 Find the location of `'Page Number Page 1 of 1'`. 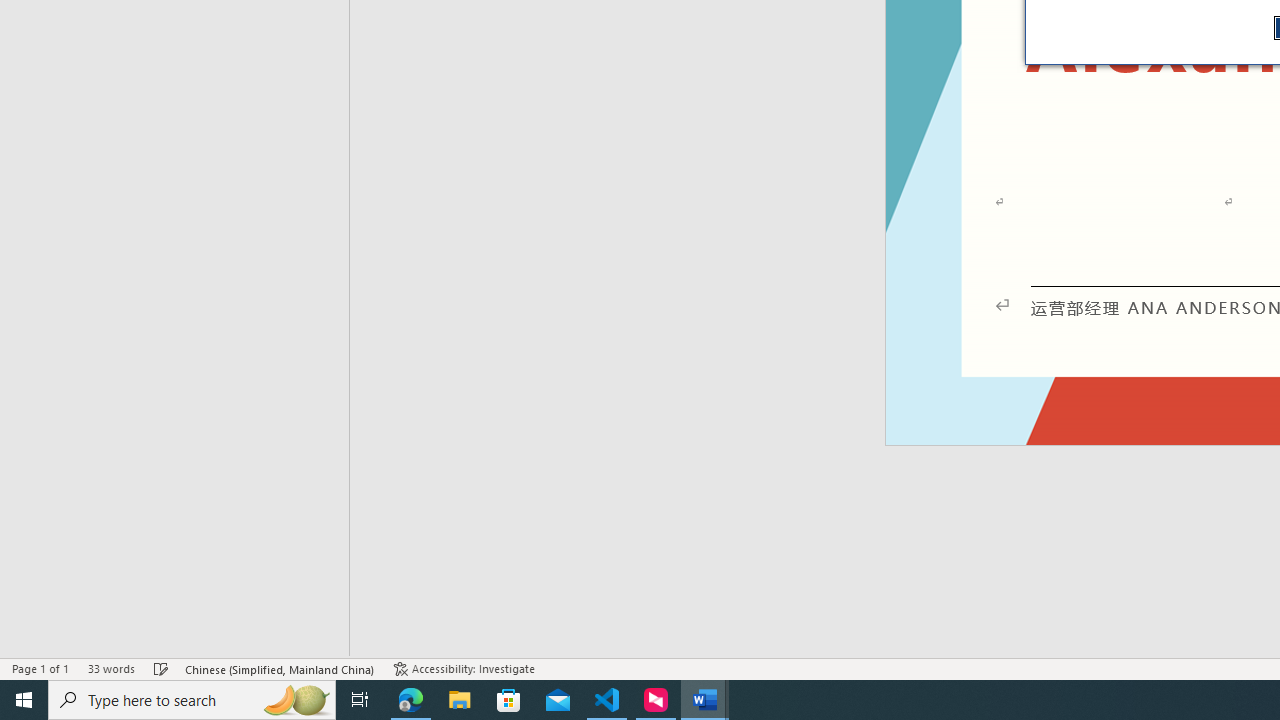

'Page Number Page 1 of 1' is located at coordinates (40, 669).